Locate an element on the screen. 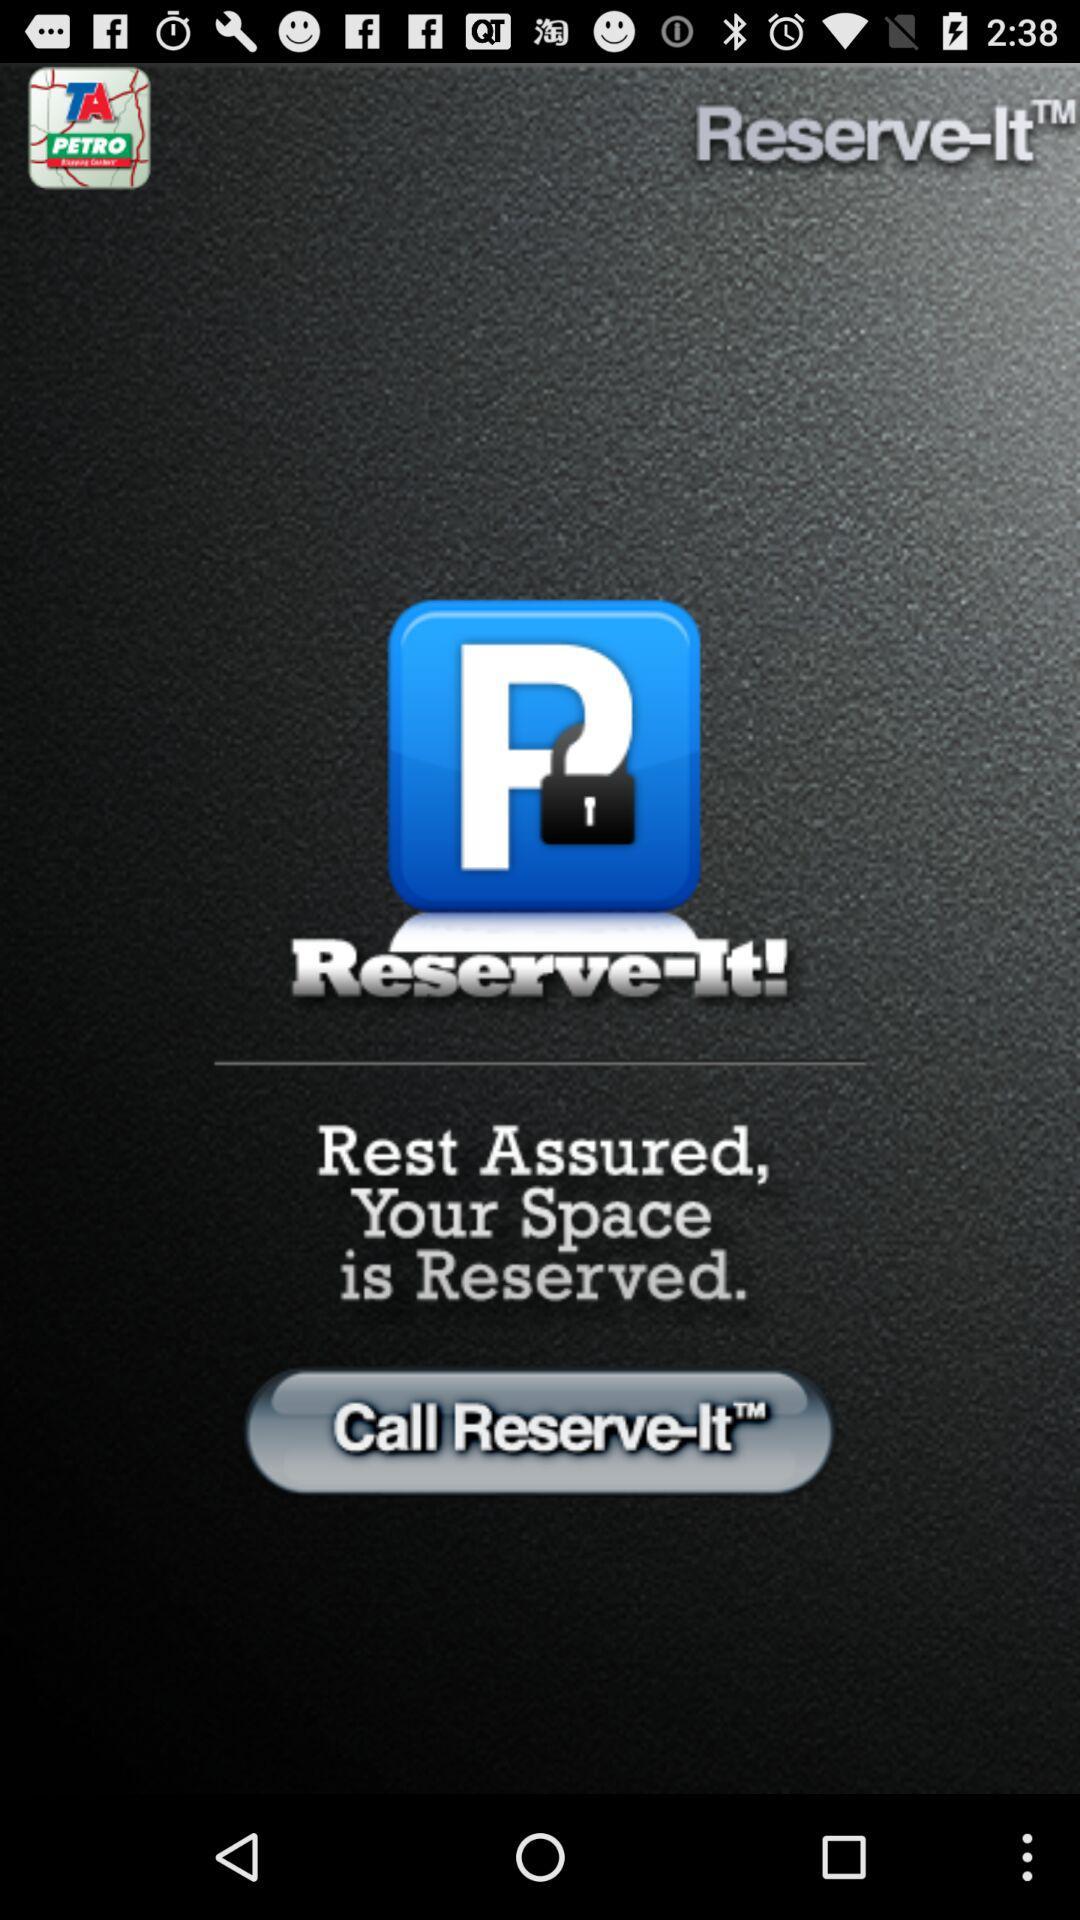  place telephone call is located at coordinates (540, 1429).